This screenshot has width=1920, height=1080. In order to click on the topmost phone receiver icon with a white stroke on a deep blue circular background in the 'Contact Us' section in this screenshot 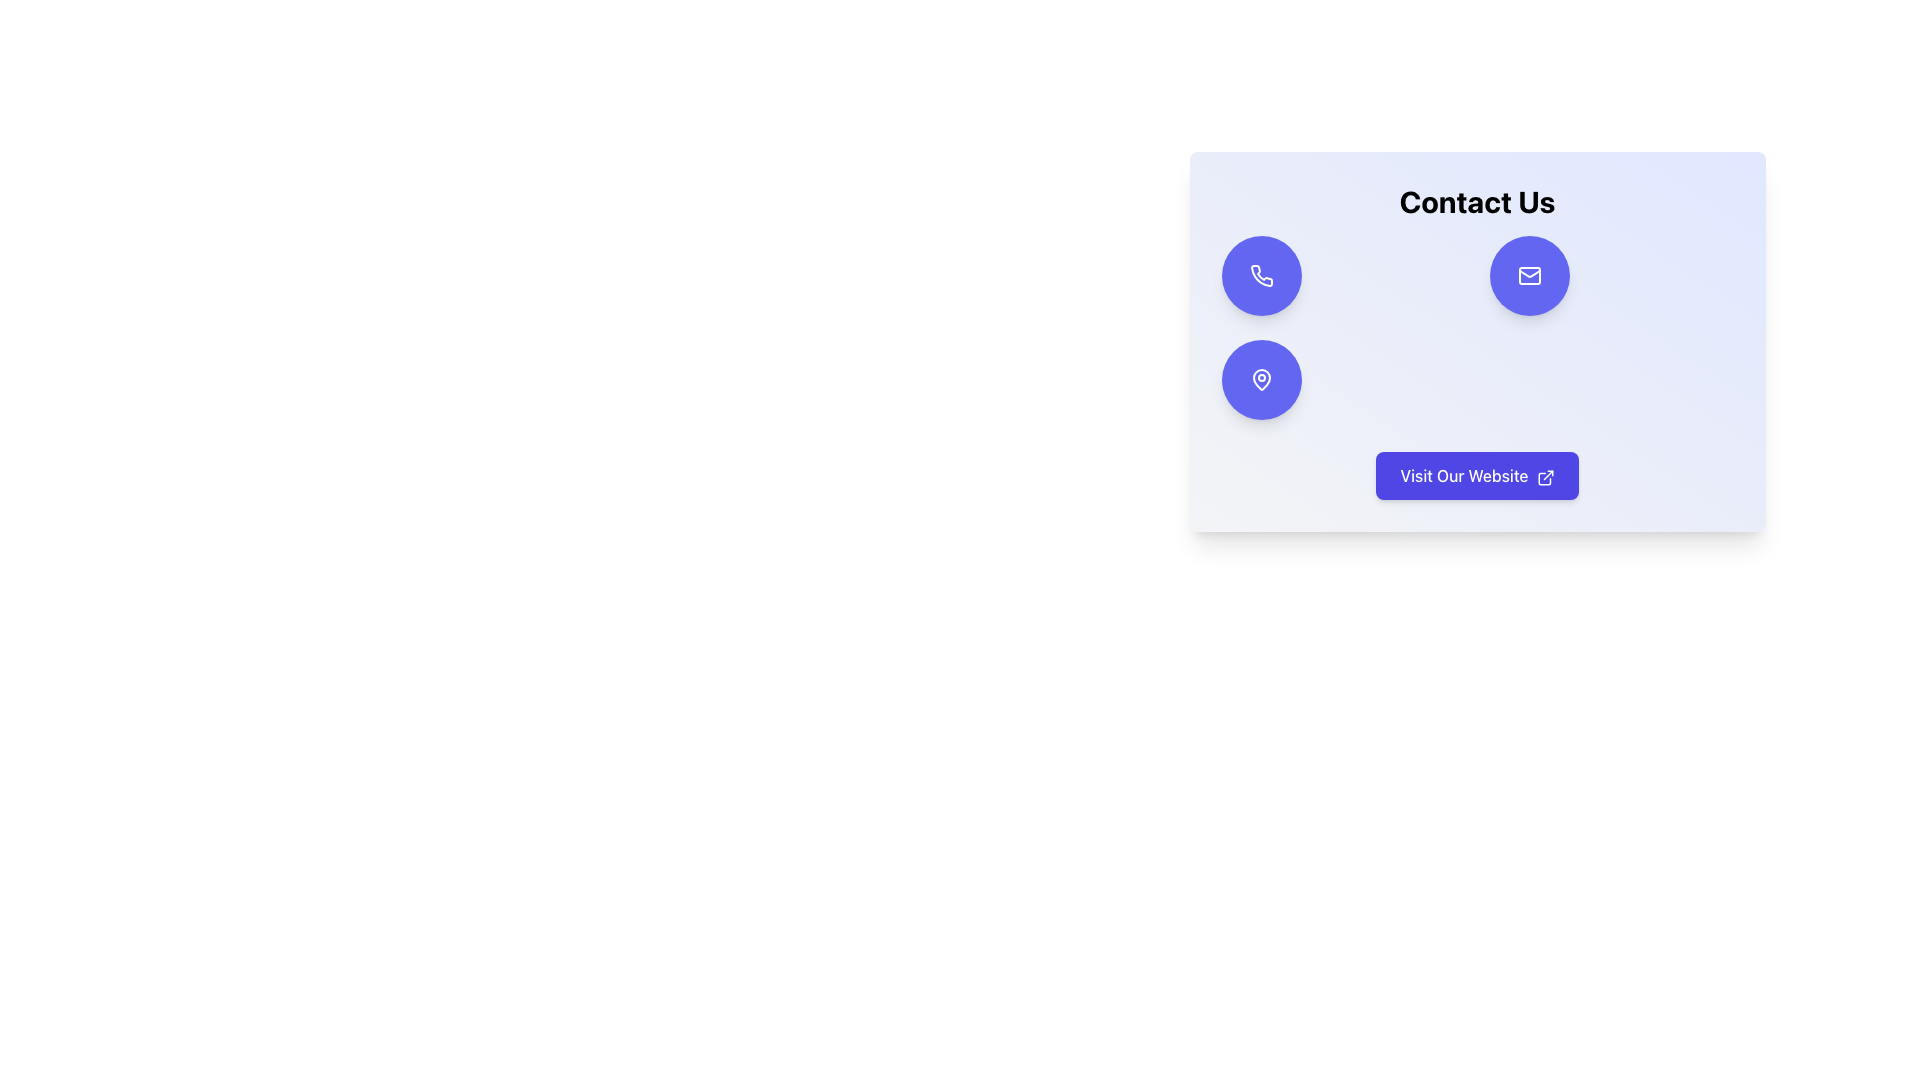, I will do `click(1260, 276)`.